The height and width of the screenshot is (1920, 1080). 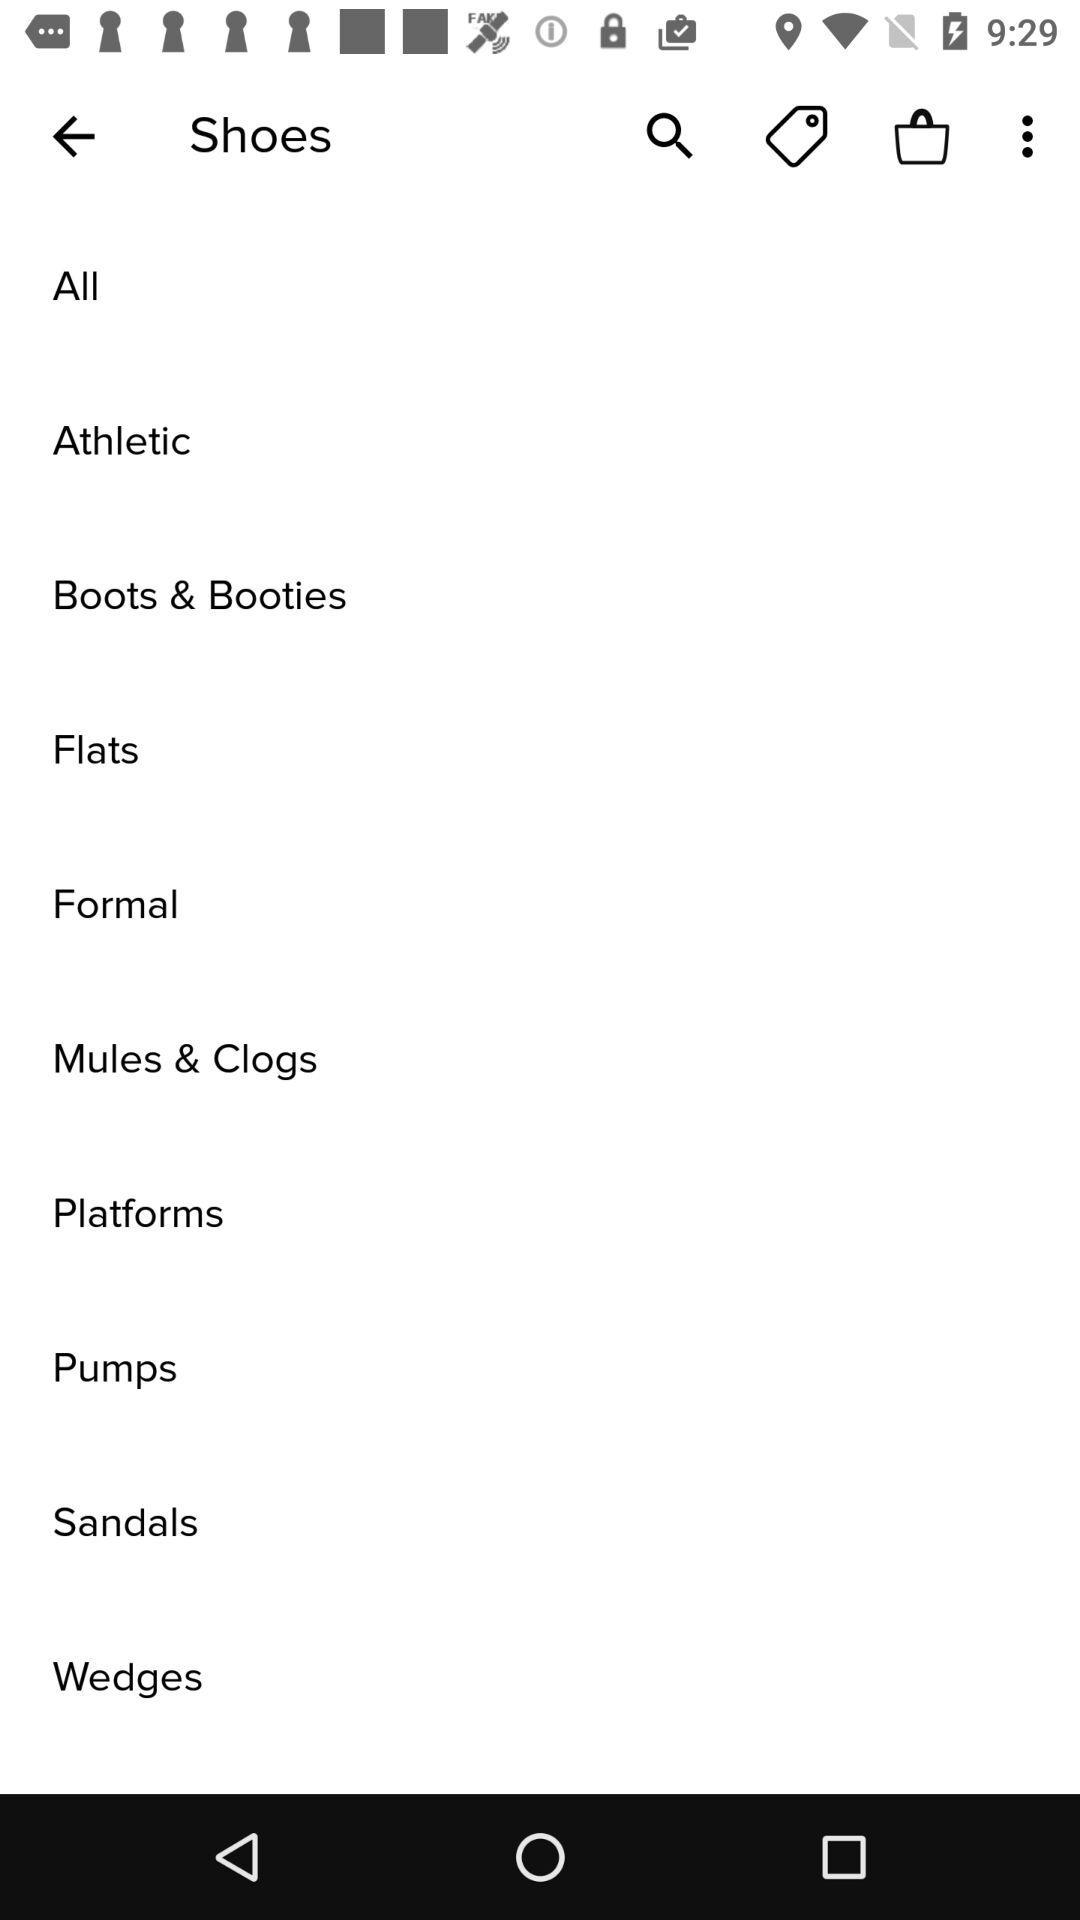 I want to click on formal item, so click(x=540, y=904).